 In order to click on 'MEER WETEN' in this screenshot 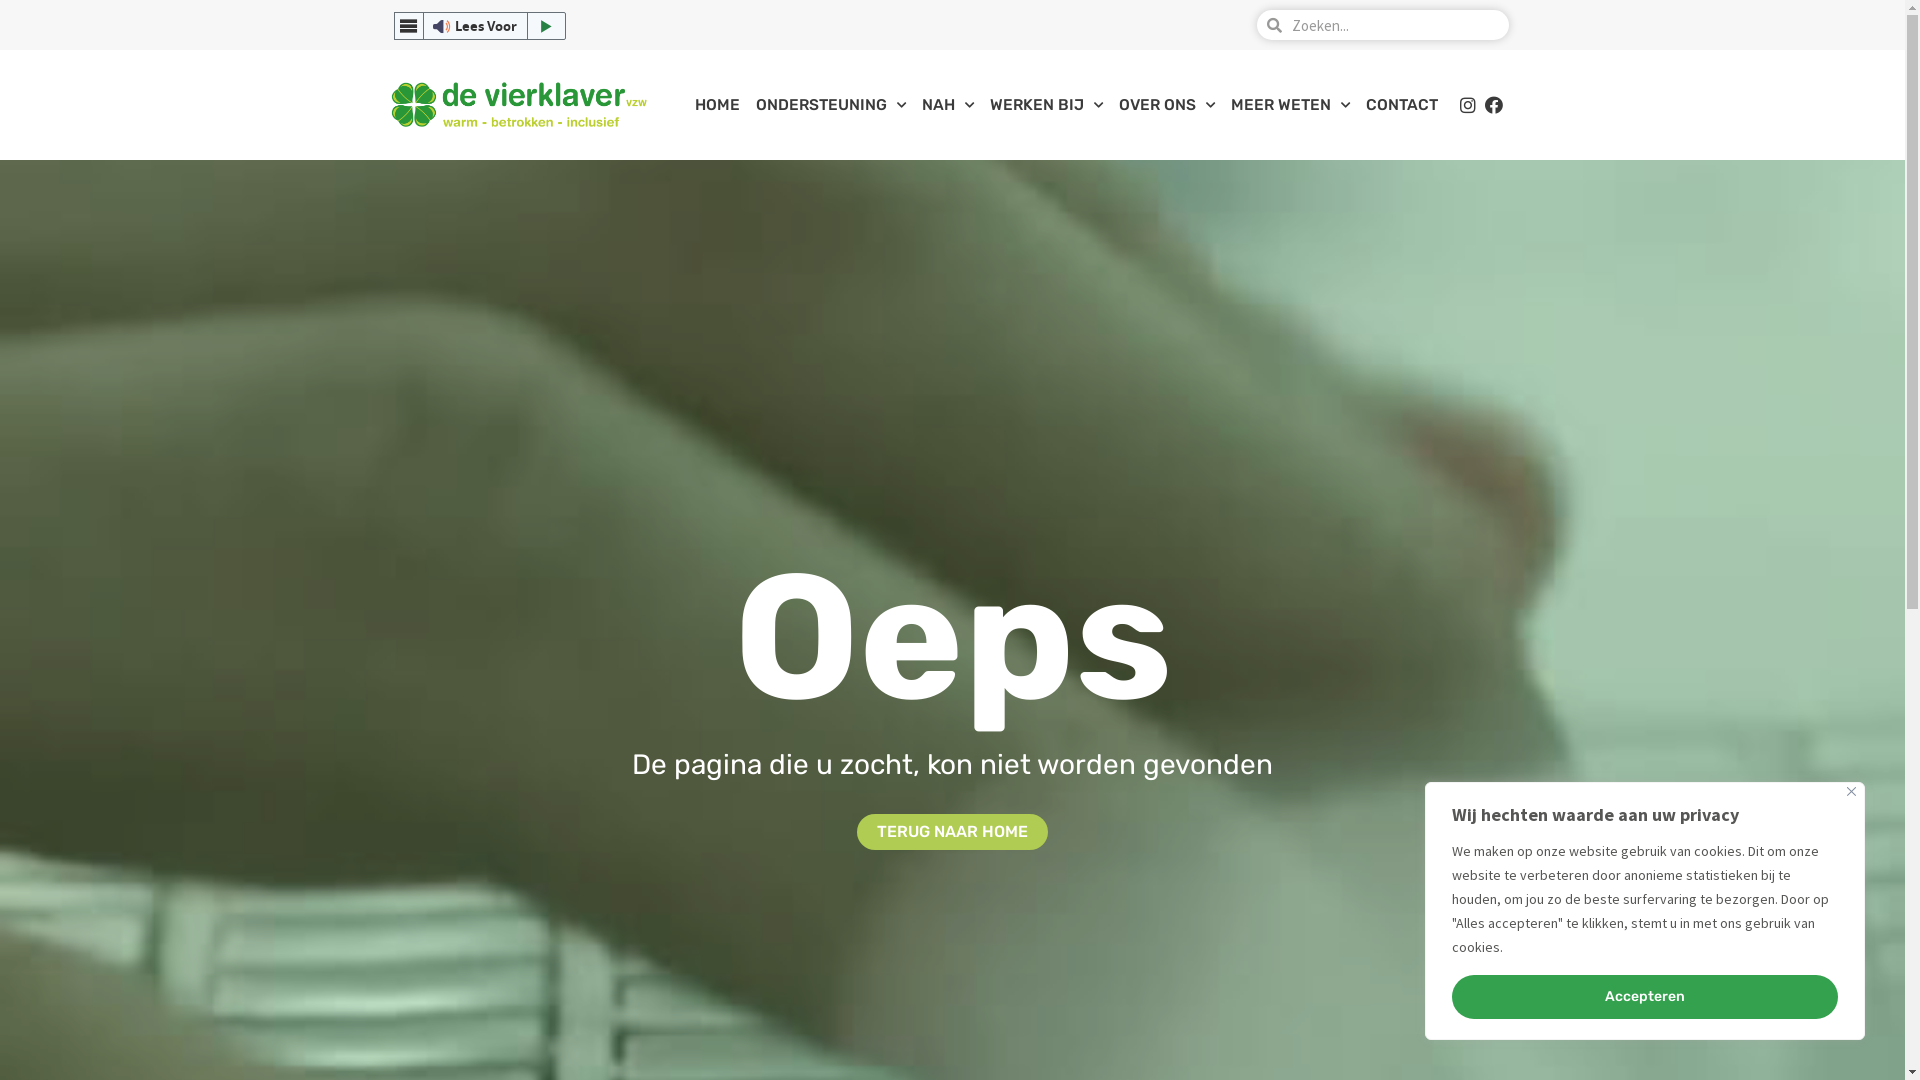, I will do `click(1290, 104)`.